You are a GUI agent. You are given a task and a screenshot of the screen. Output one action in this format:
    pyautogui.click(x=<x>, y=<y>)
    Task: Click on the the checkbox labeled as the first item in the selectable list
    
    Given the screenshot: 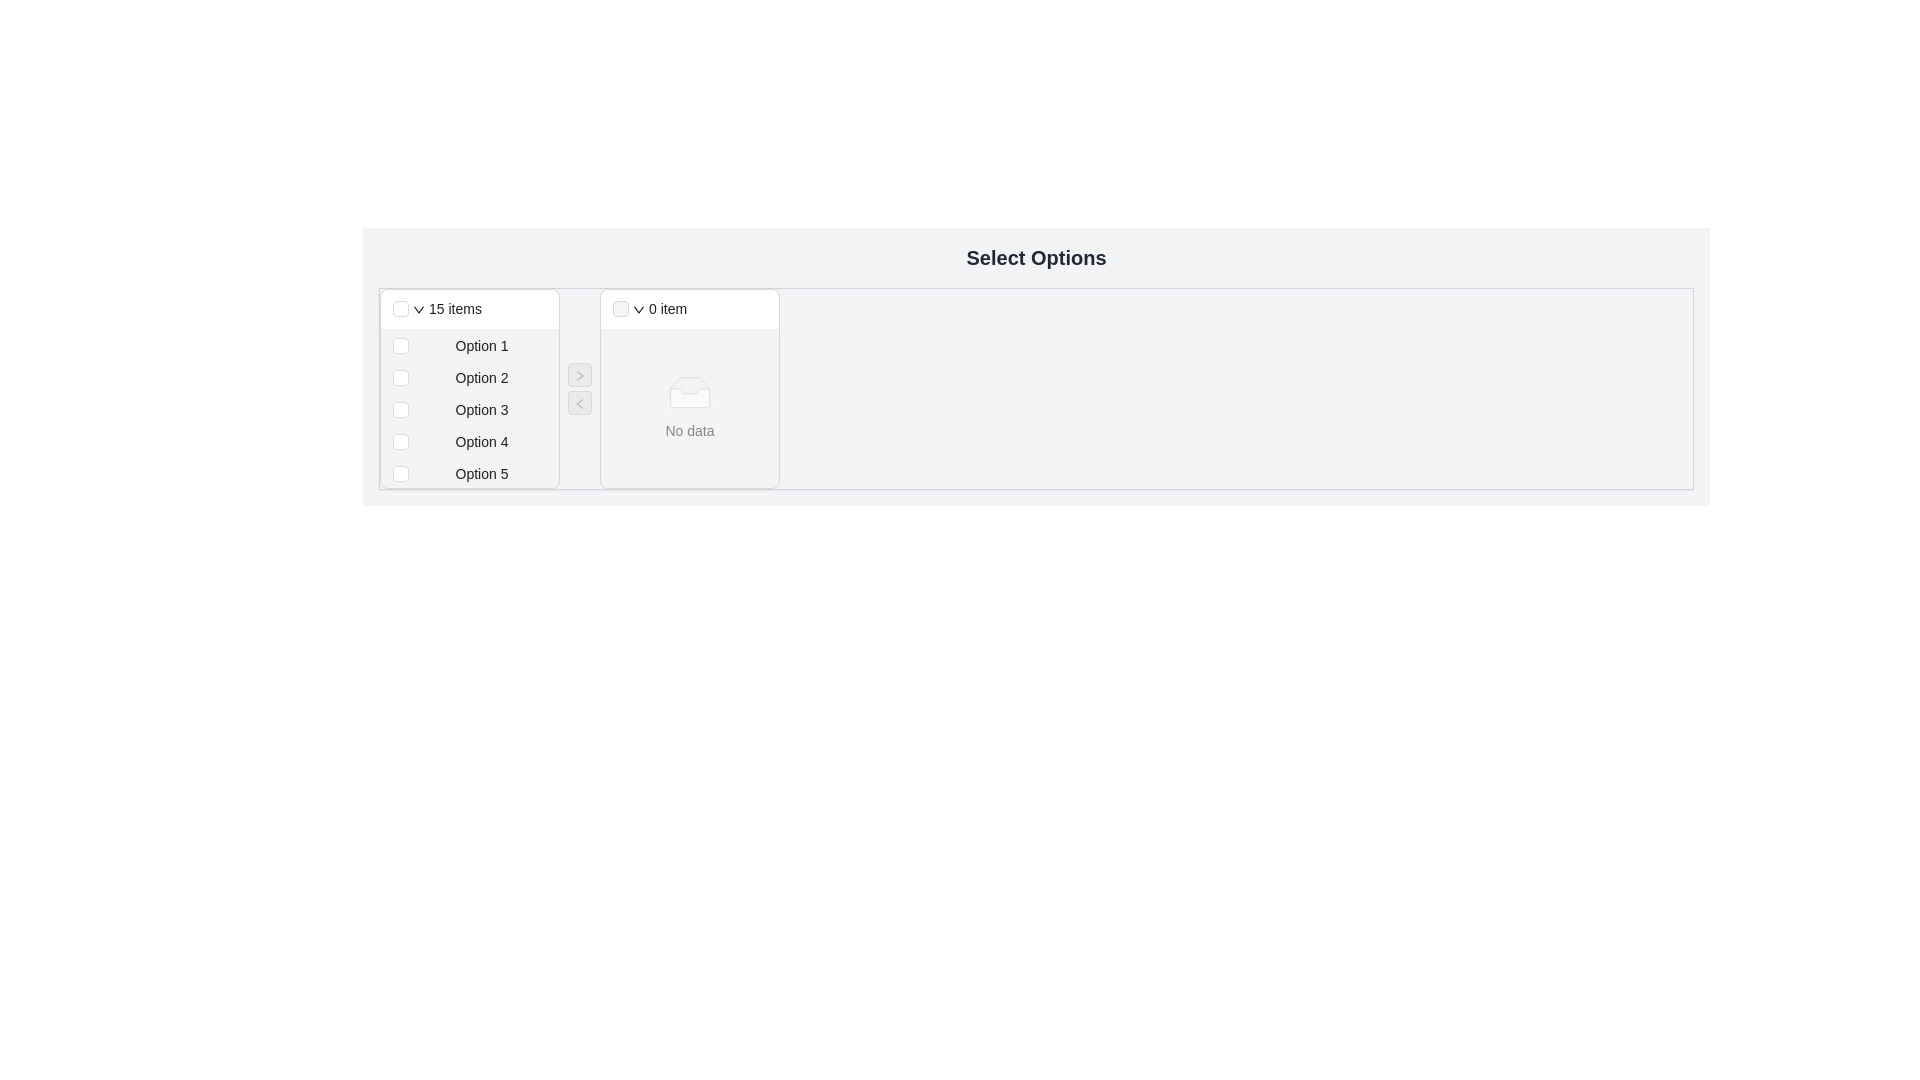 What is the action you would take?
    pyautogui.click(x=469, y=345)
    